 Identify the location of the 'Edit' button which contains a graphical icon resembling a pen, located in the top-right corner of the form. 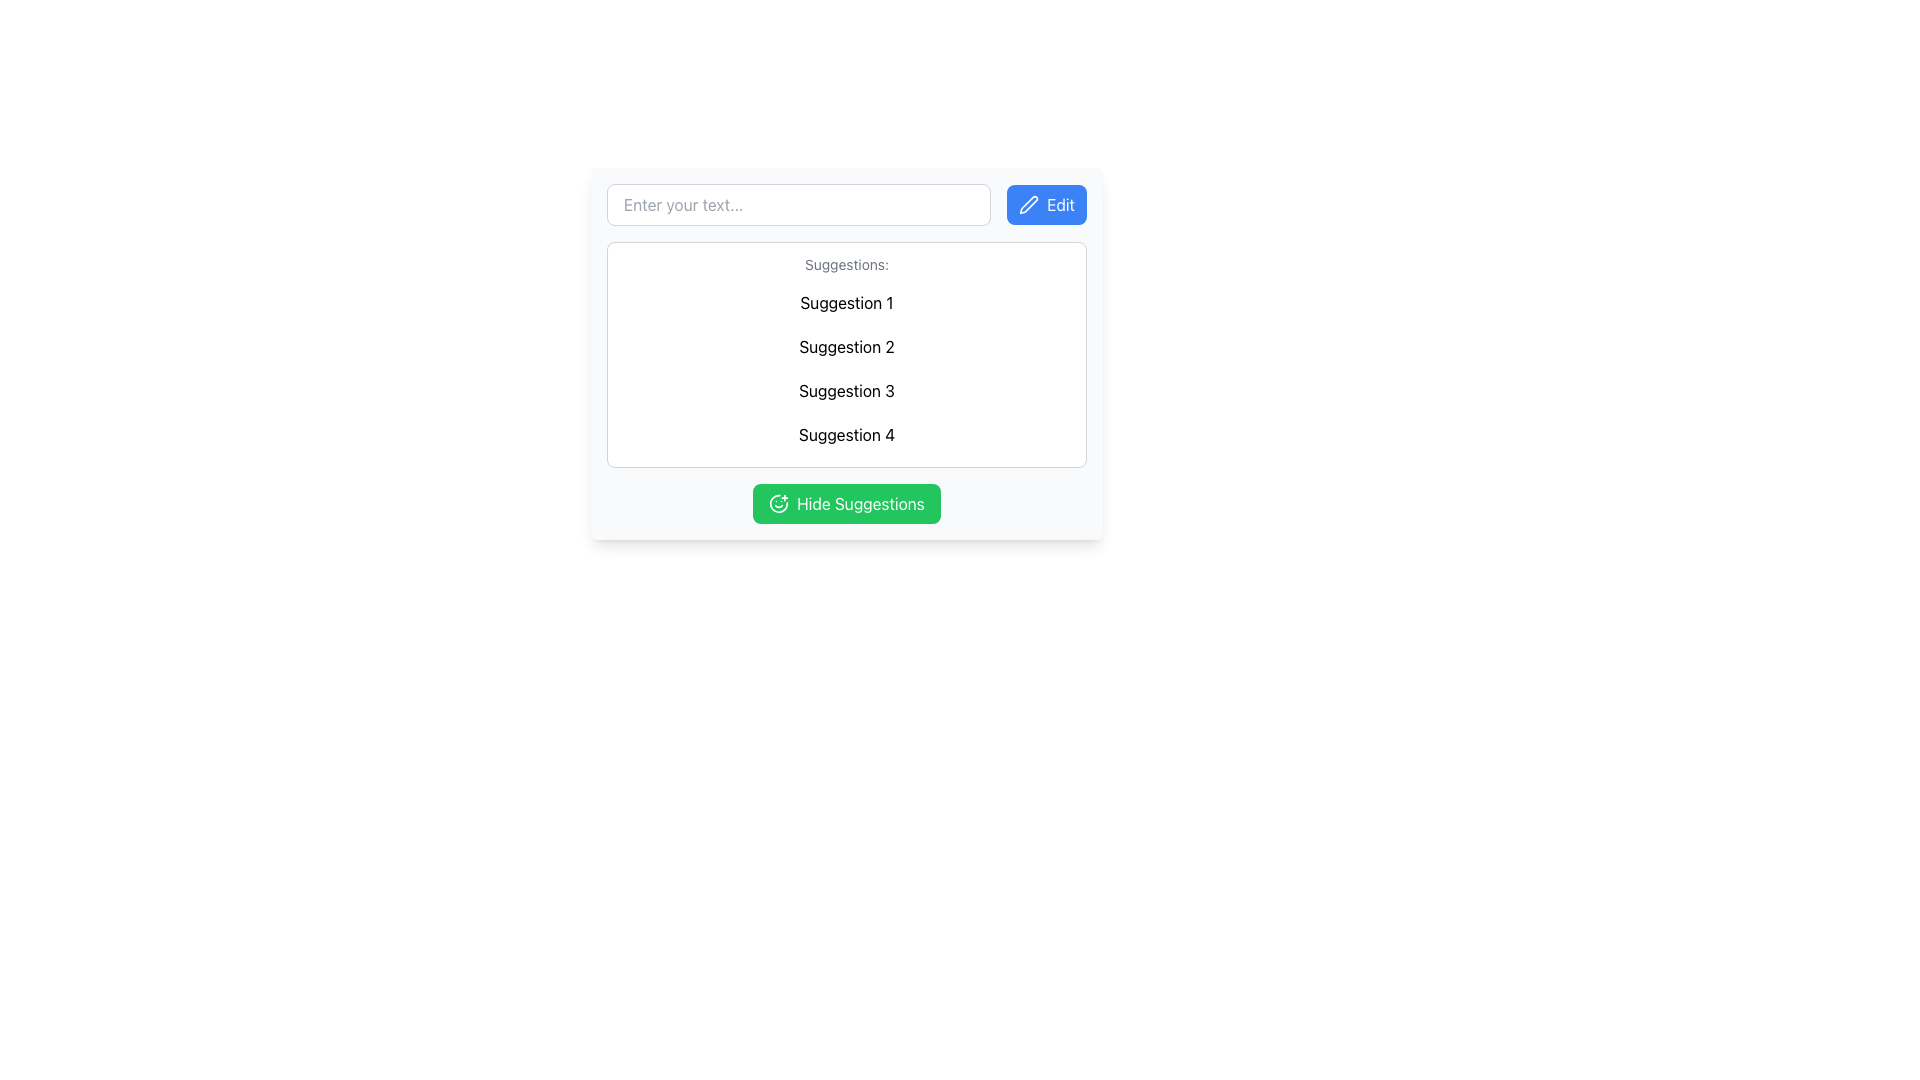
(1029, 204).